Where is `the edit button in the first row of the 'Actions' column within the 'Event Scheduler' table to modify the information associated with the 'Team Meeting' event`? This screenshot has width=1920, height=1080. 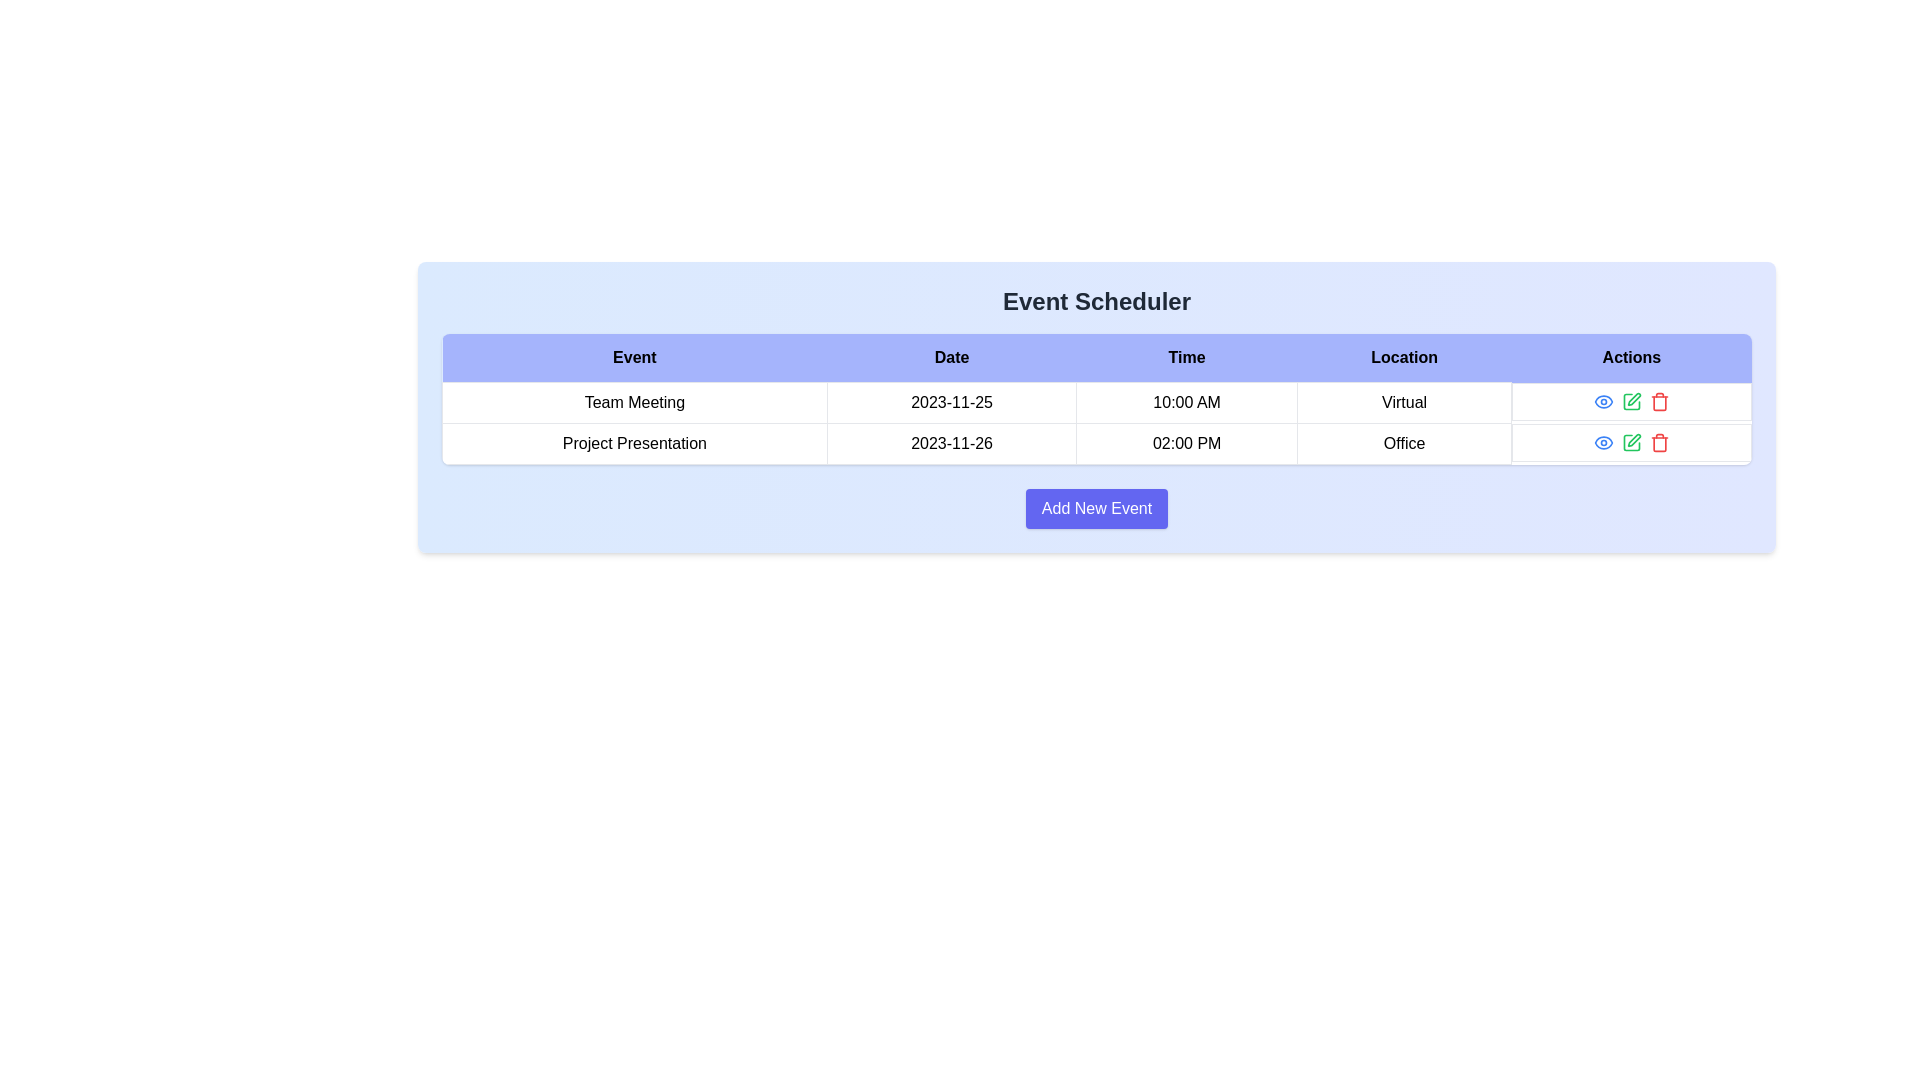
the edit button in the first row of the 'Actions' column within the 'Event Scheduler' table to modify the information associated with the 'Team Meeting' event is located at coordinates (1632, 401).